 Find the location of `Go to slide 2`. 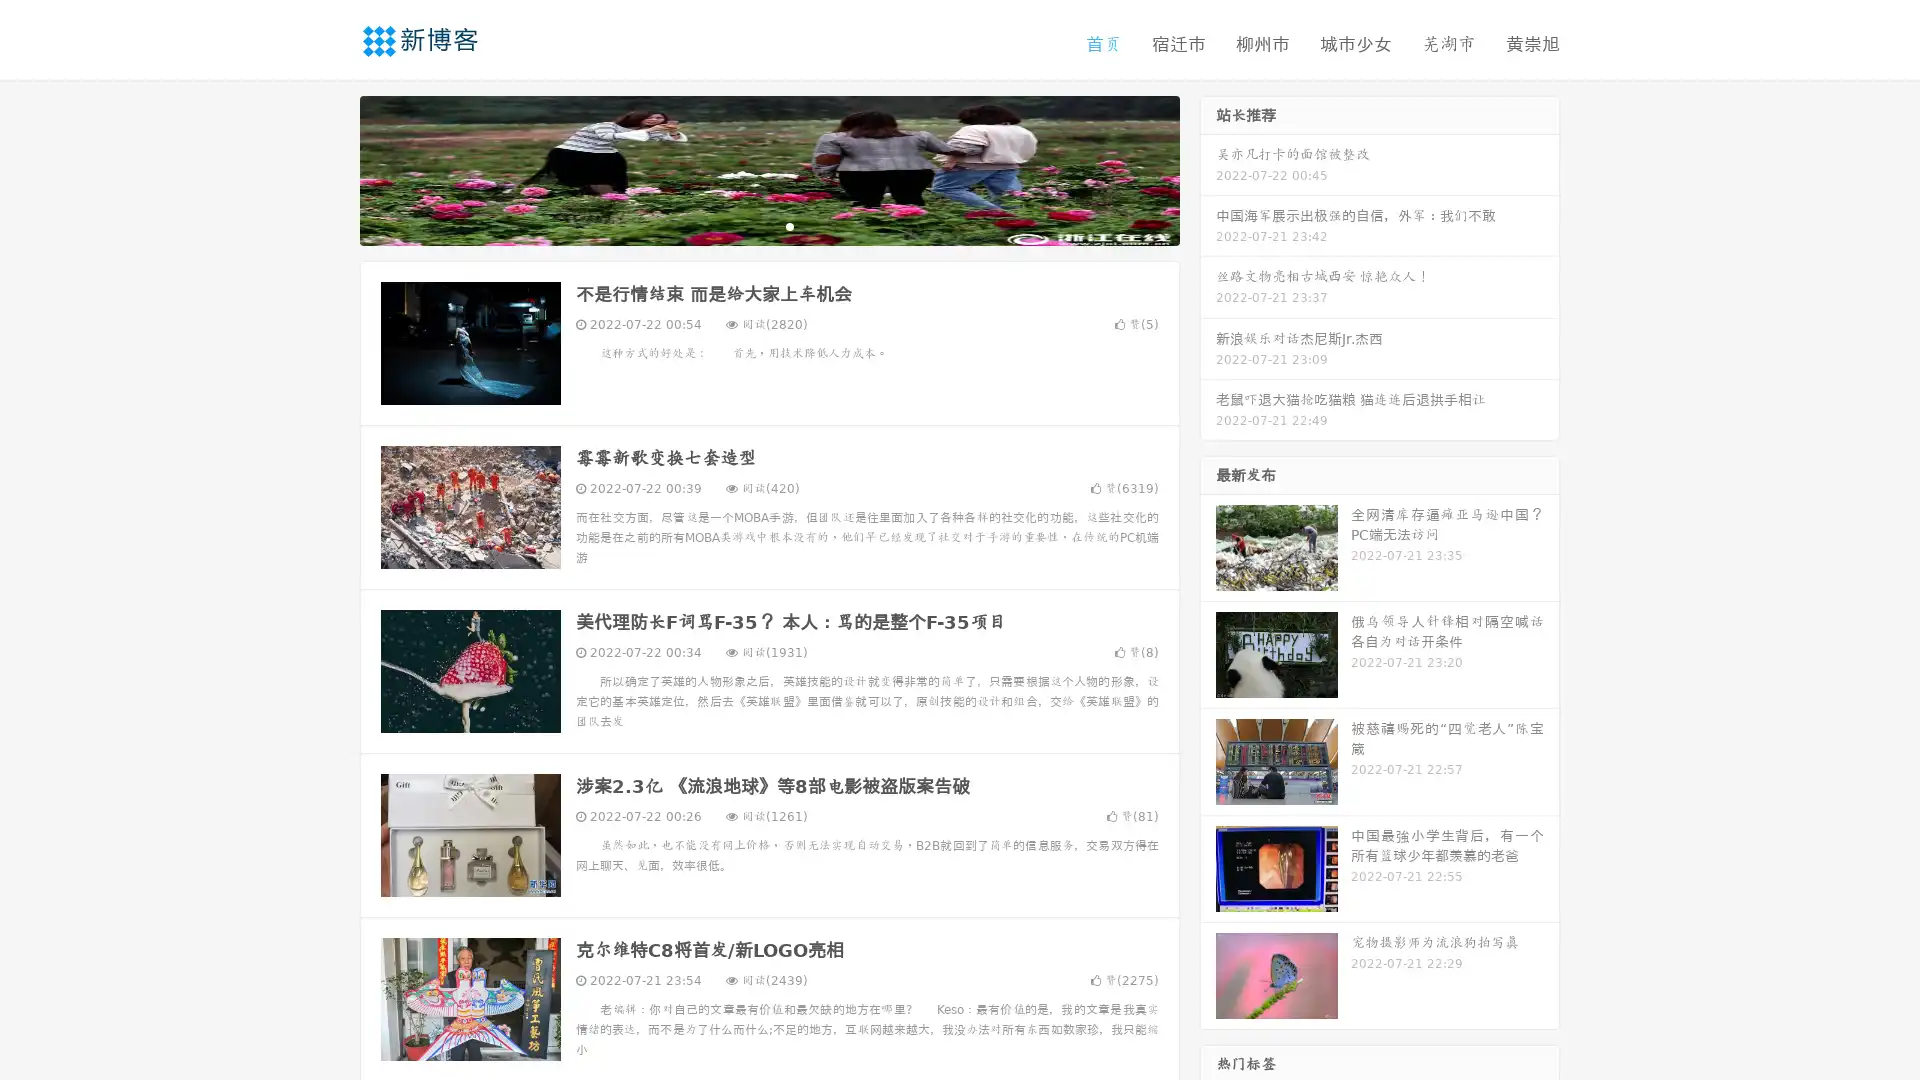

Go to slide 2 is located at coordinates (768, 225).